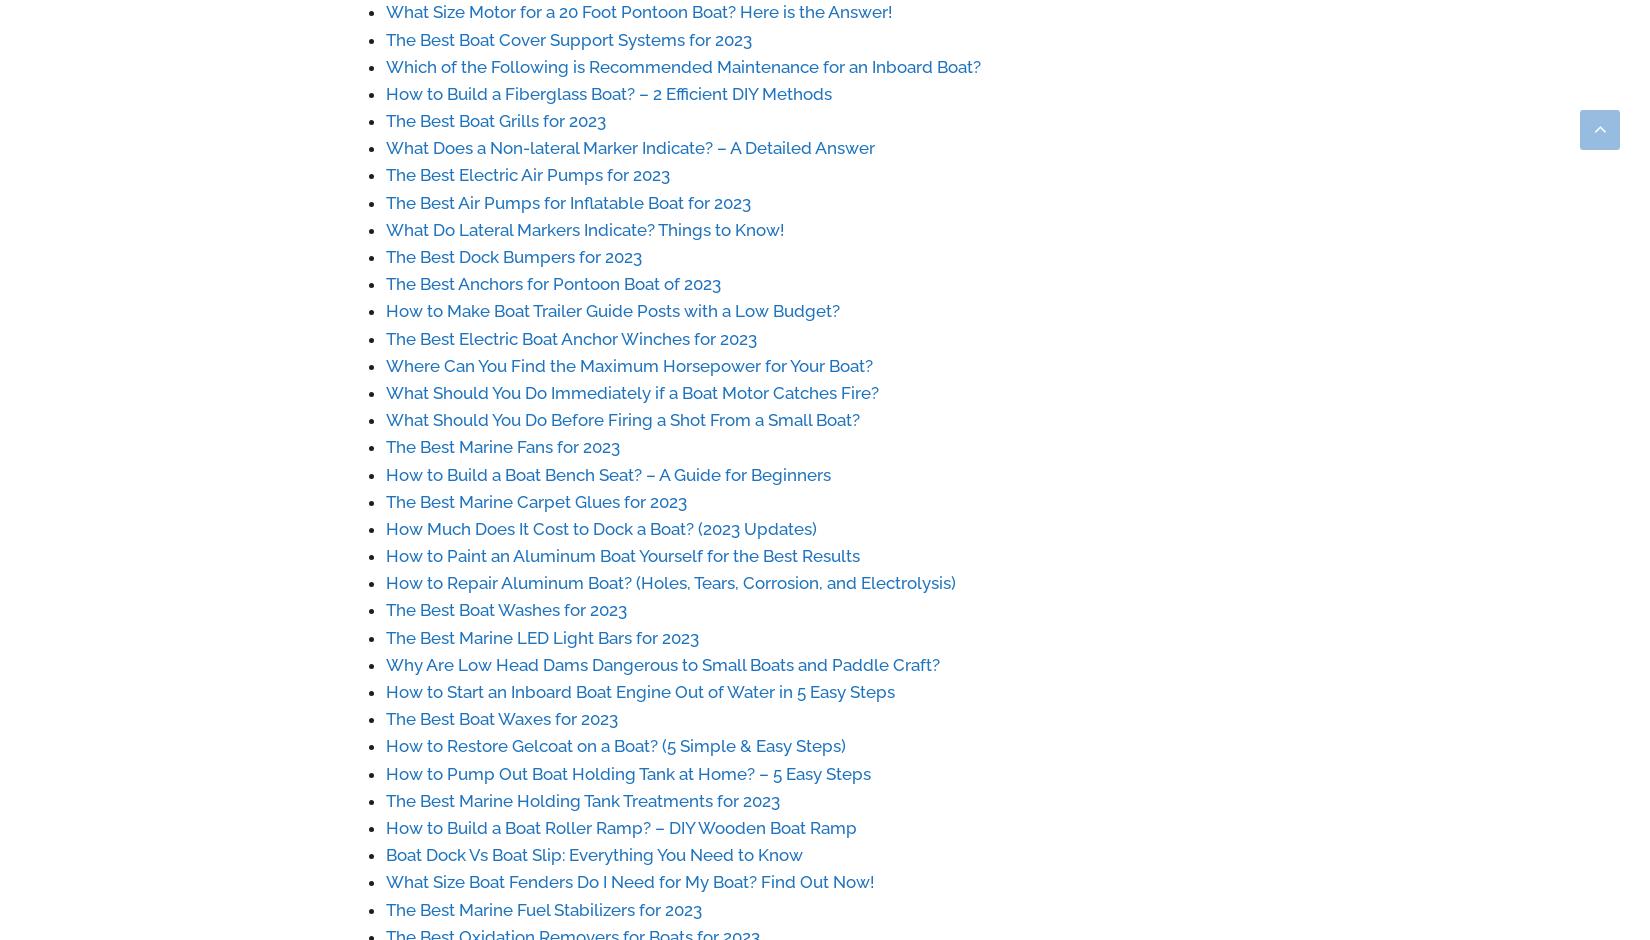  What do you see at coordinates (600, 526) in the screenshot?
I see `'How Much Does It Cost to Dock a Boat? (2023 Updates)'` at bounding box center [600, 526].